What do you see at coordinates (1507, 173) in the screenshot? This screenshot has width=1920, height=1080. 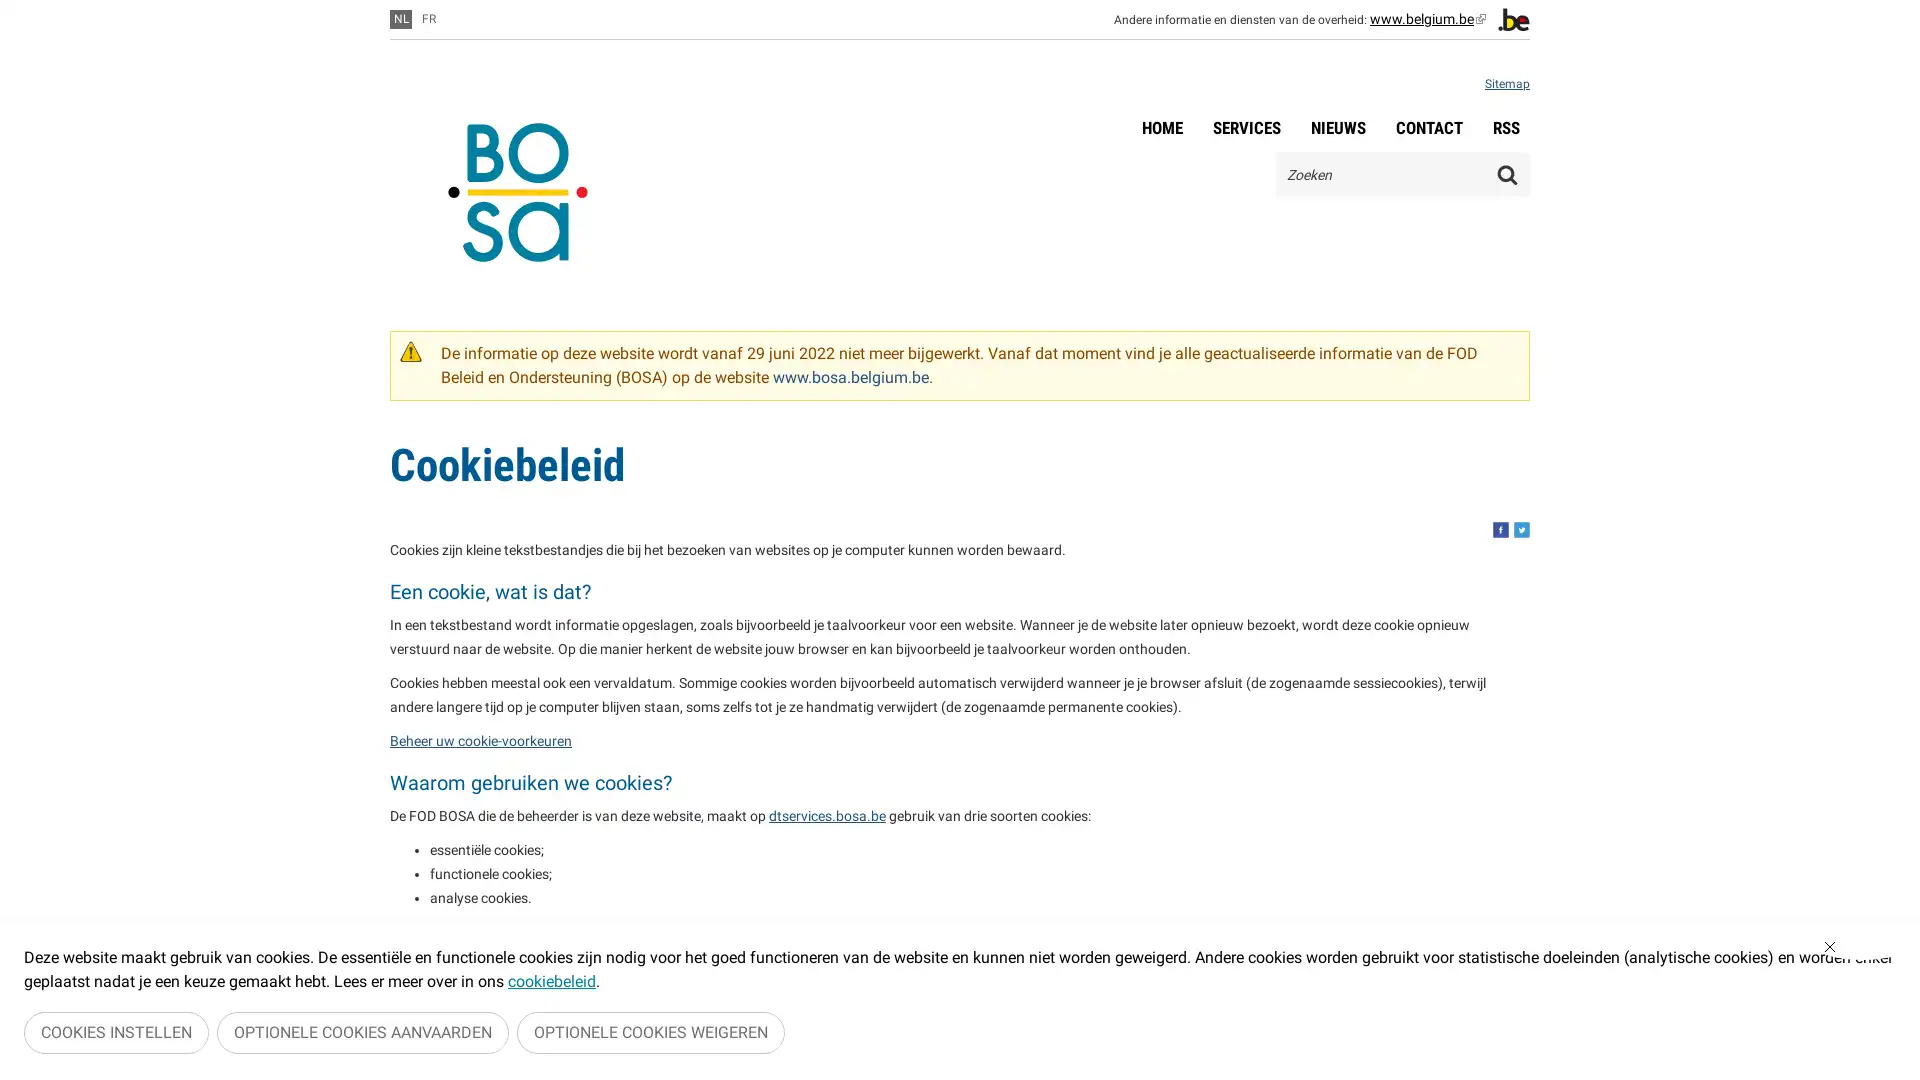 I see `Zoeken` at bounding box center [1507, 173].